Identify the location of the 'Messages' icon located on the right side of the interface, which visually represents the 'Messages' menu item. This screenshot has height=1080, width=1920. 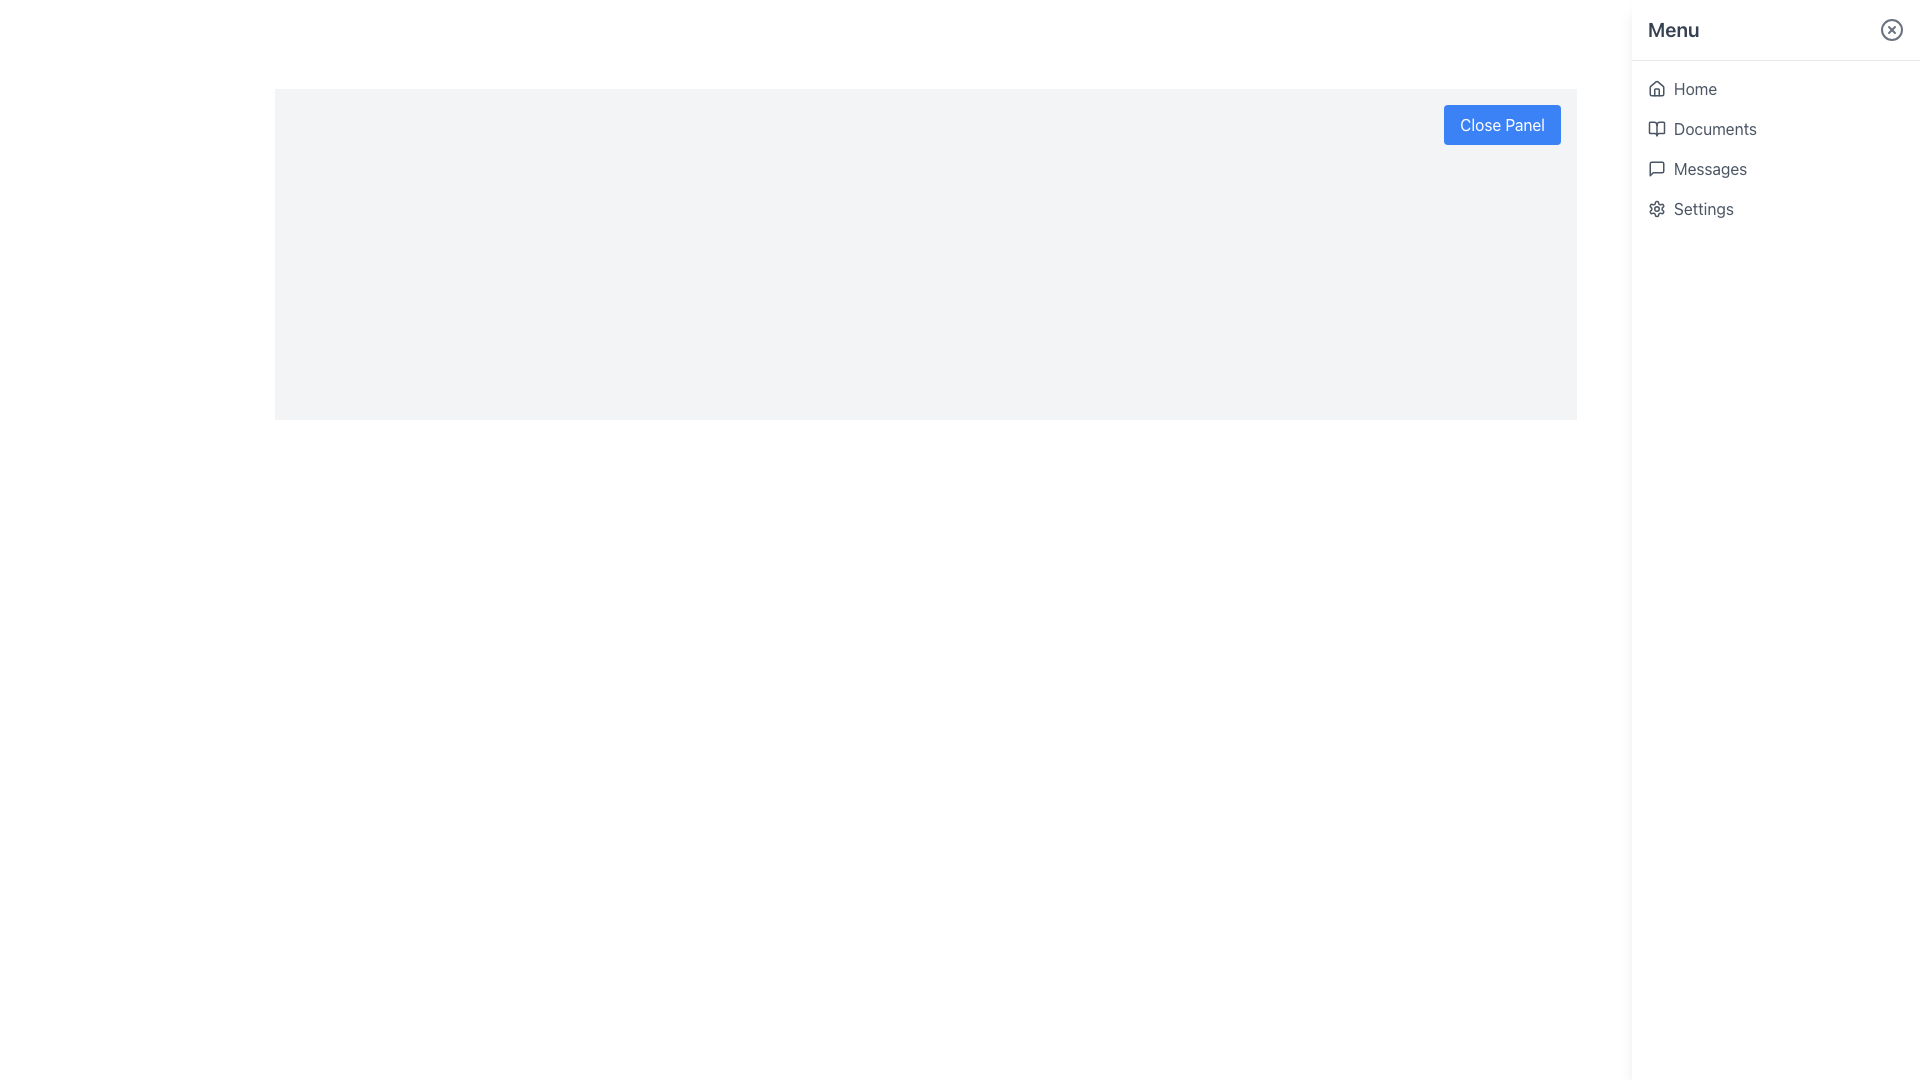
(1656, 168).